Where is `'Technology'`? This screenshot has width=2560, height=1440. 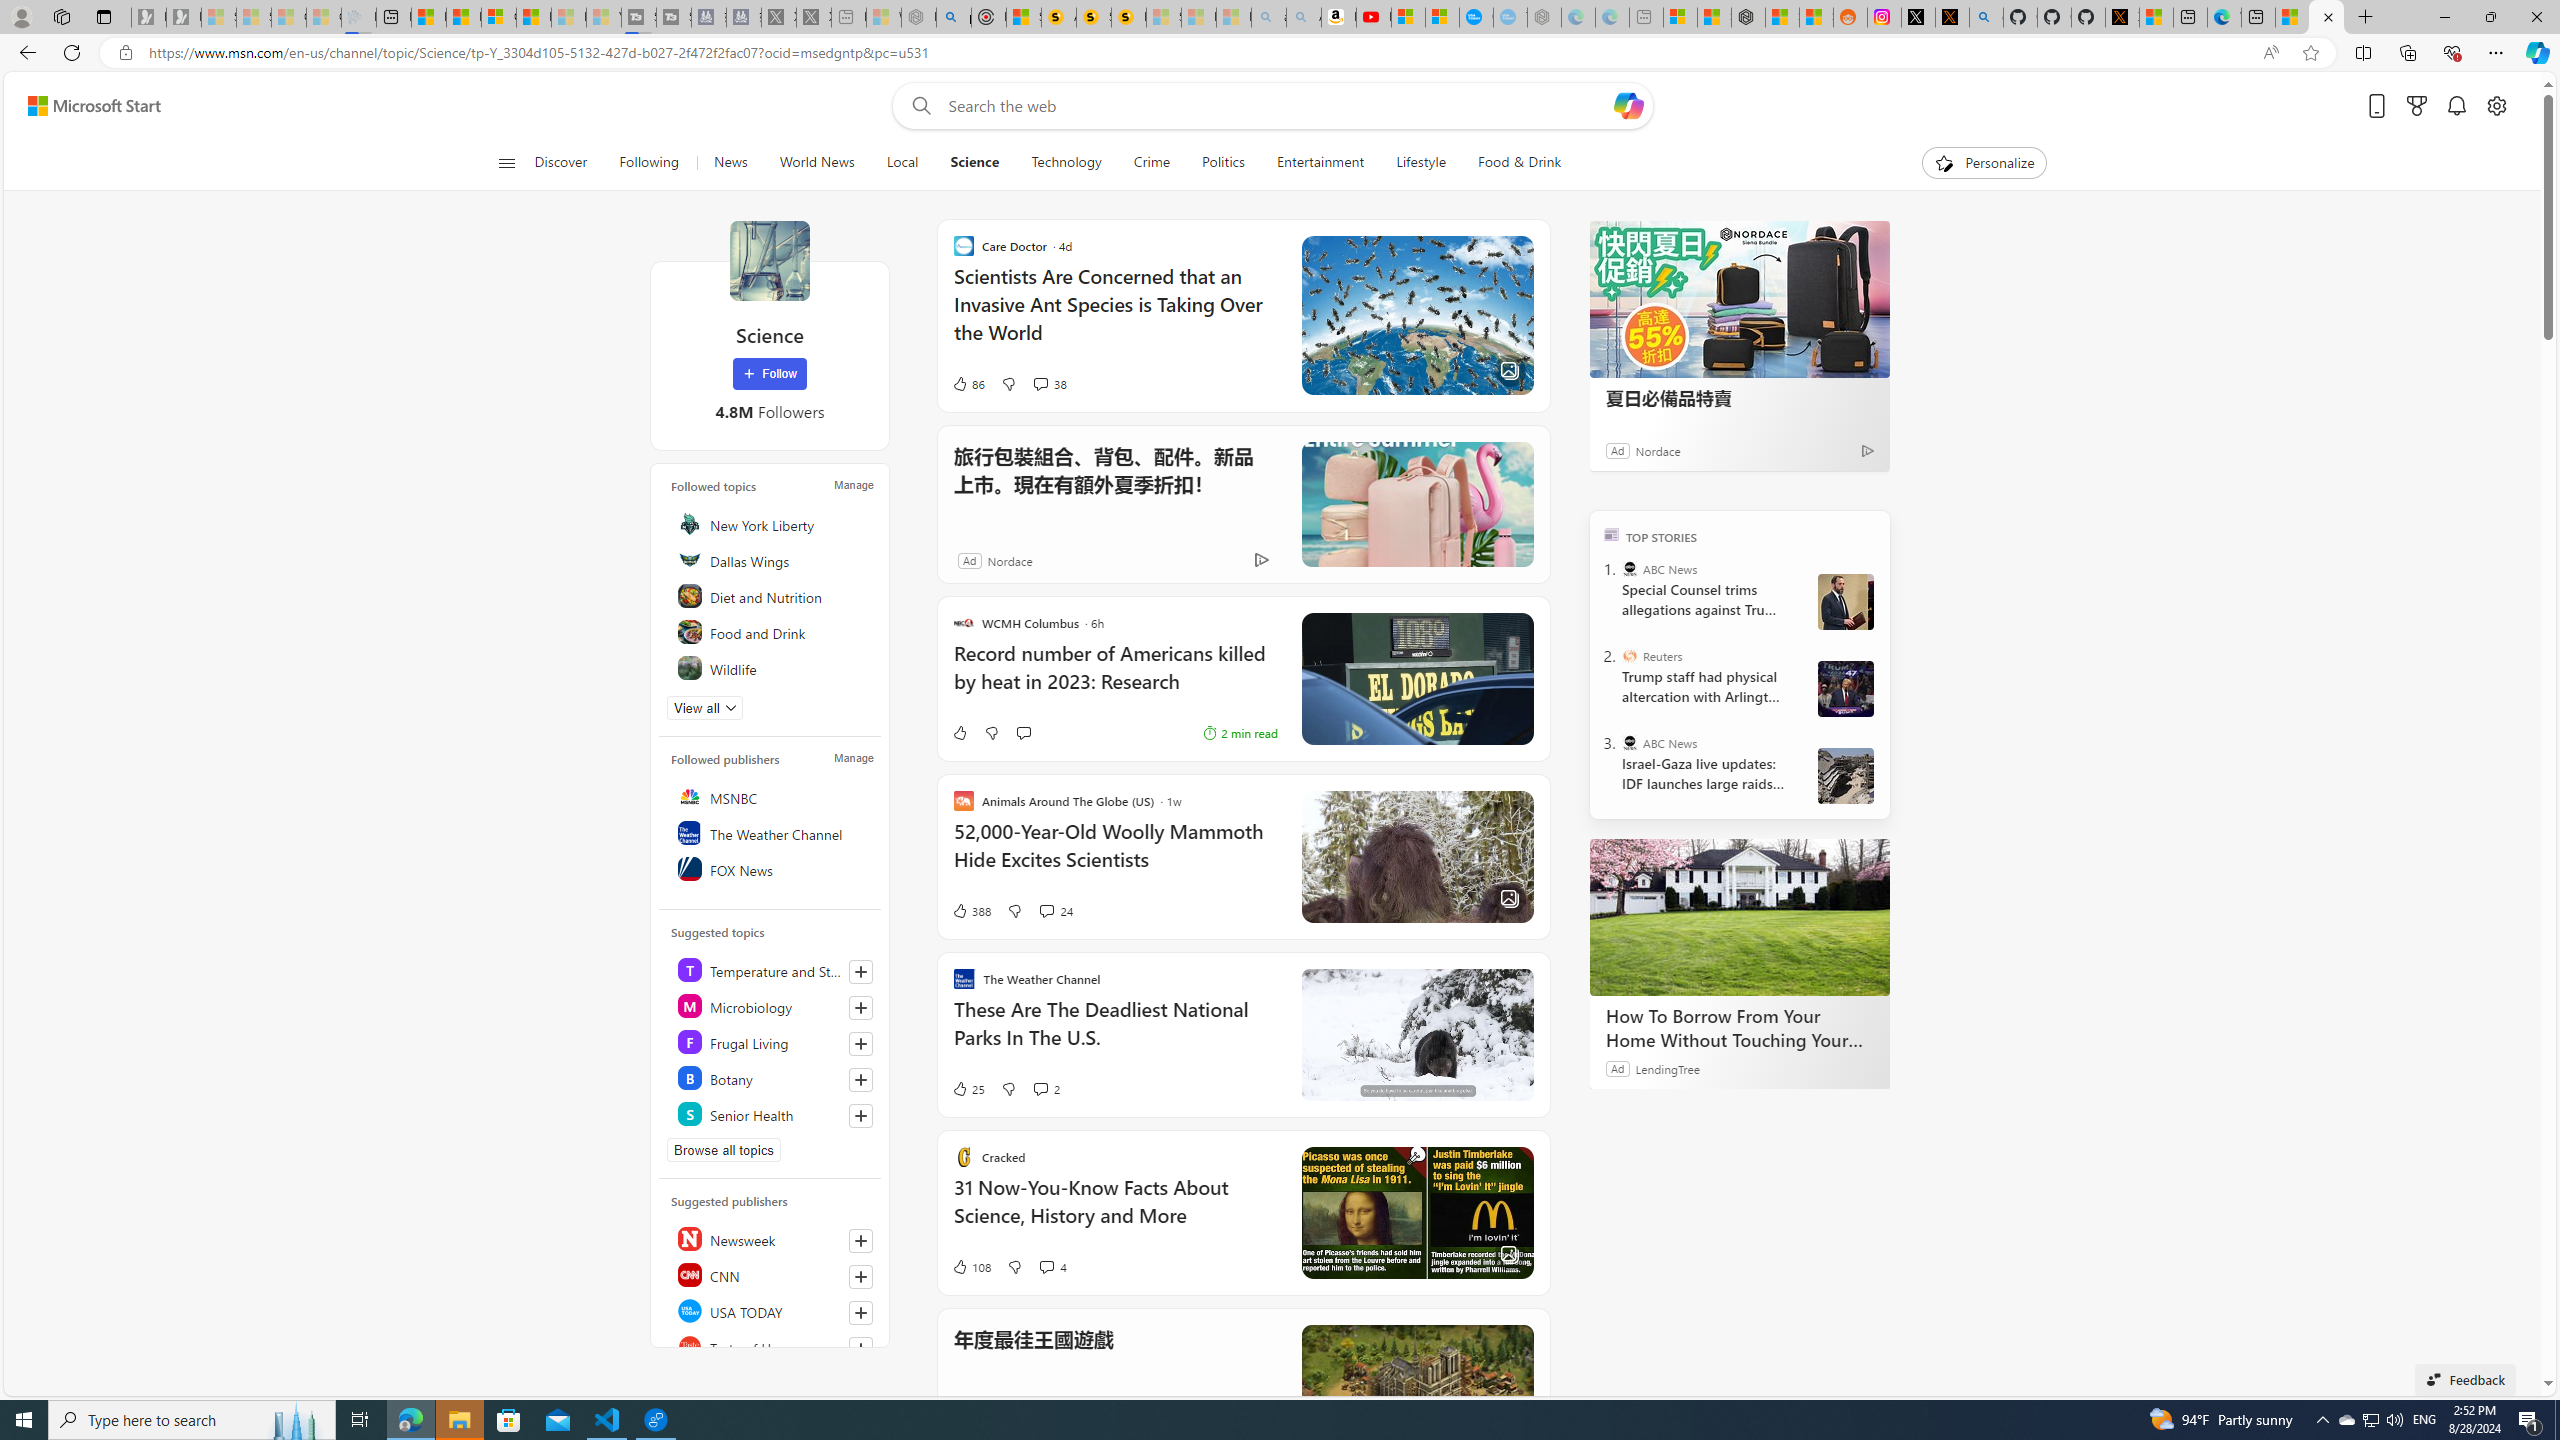 'Technology' is located at coordinates (1065, 162).